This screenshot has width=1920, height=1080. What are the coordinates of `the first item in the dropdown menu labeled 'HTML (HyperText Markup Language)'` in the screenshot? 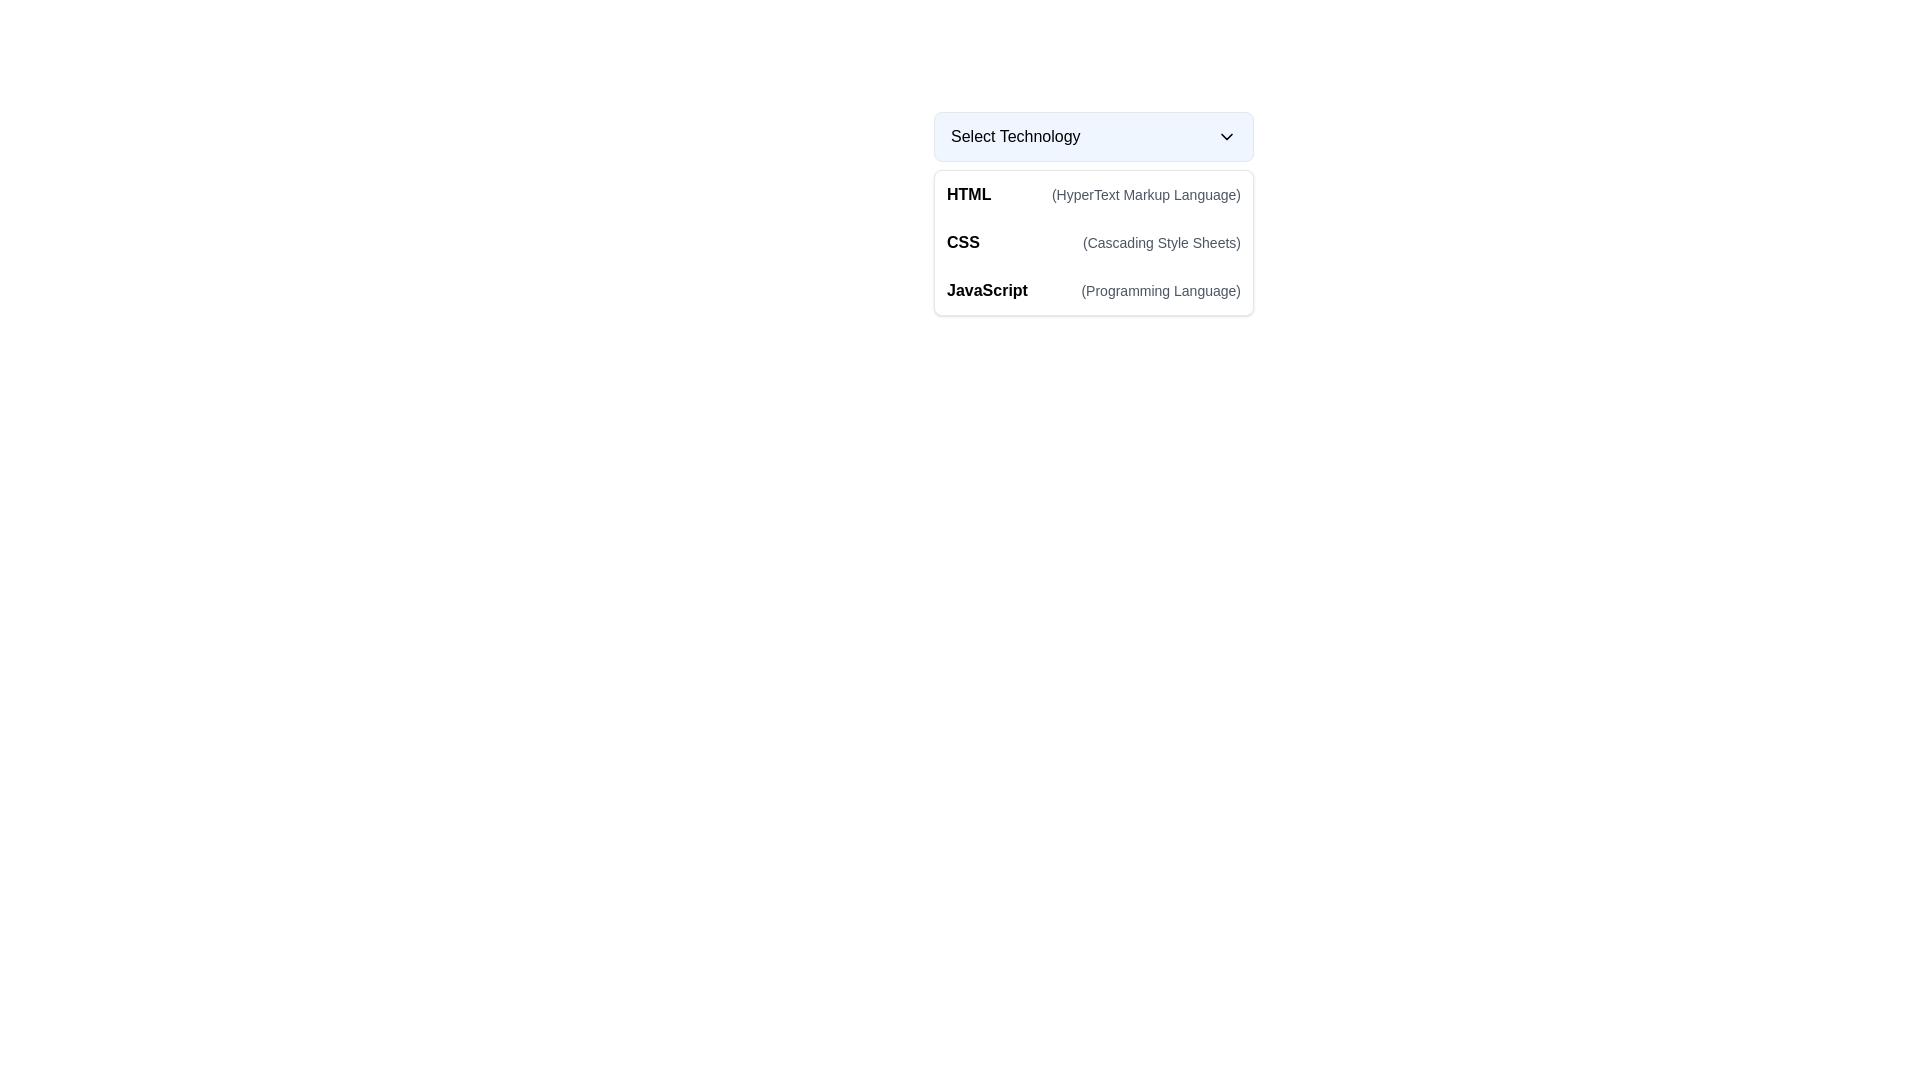 It's located at (1093, 195).